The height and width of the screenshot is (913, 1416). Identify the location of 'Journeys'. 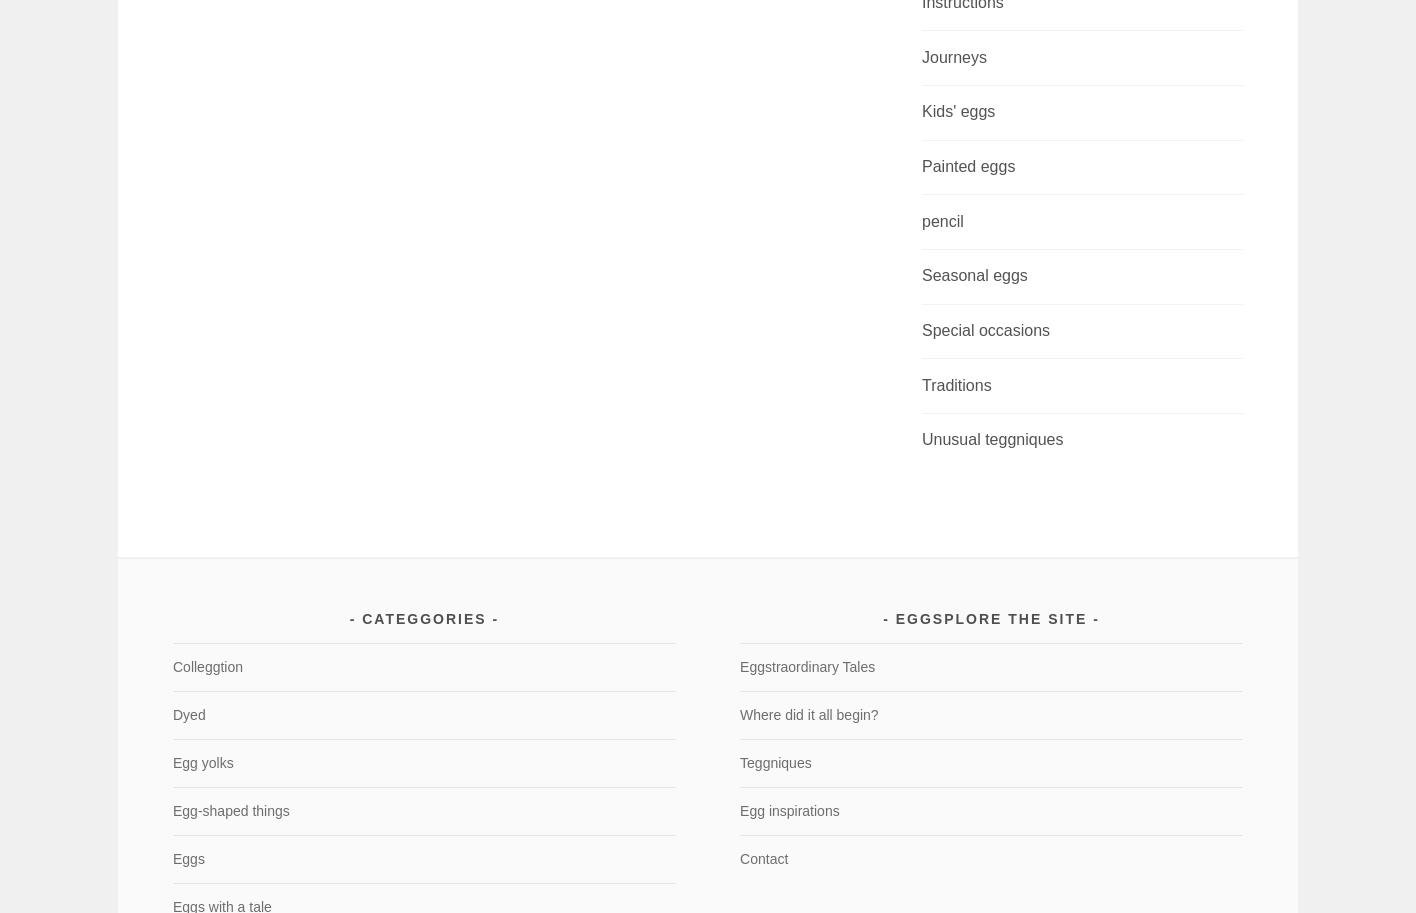
(953, 55).